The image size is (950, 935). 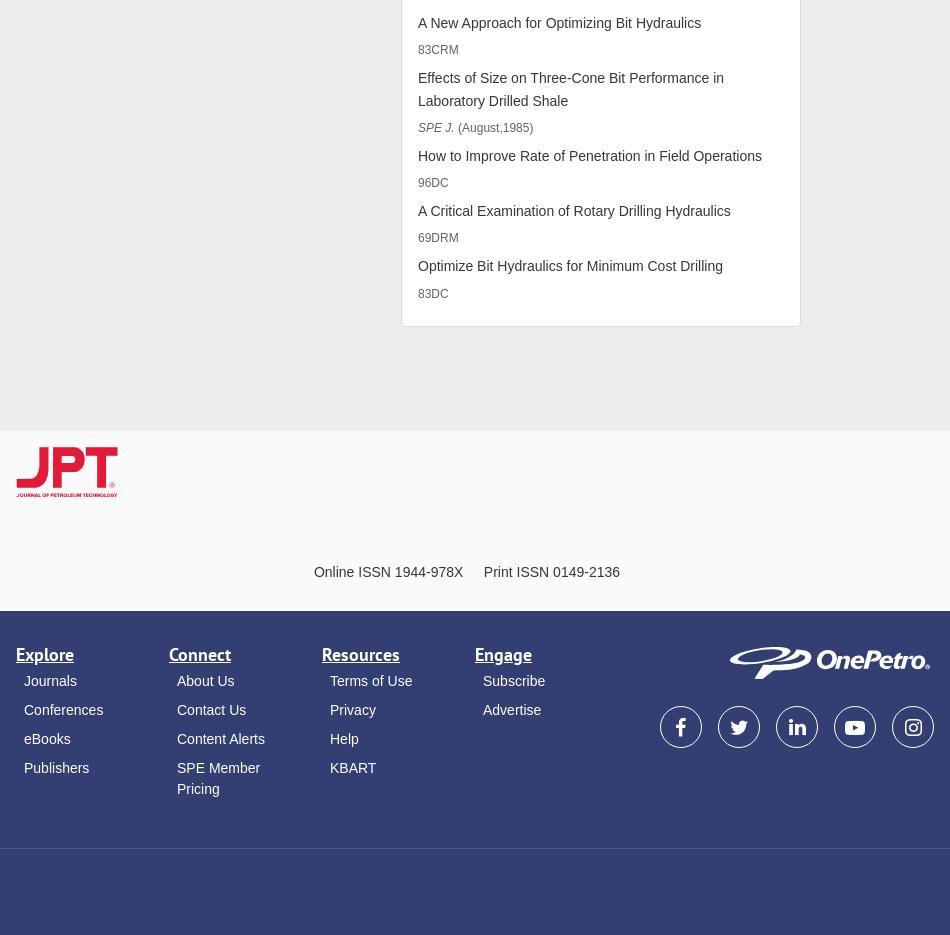 What do you see at coordinates (573, 209) in the screenshot?
I see `'A Critical Examination of Rotary Drilling Hydraulics'` at bounding box center [573, 209].